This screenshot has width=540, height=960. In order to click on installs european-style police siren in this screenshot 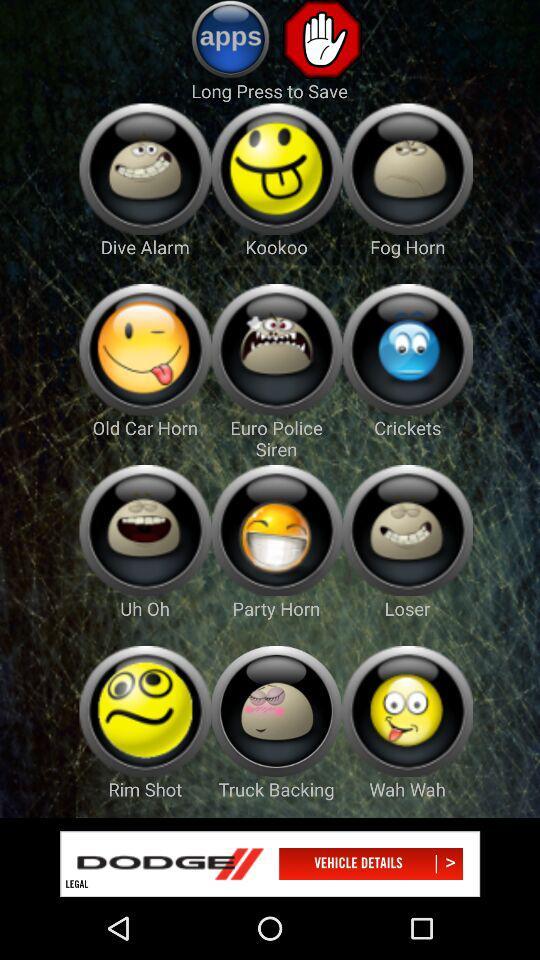, I will do `click(275, 349)`.